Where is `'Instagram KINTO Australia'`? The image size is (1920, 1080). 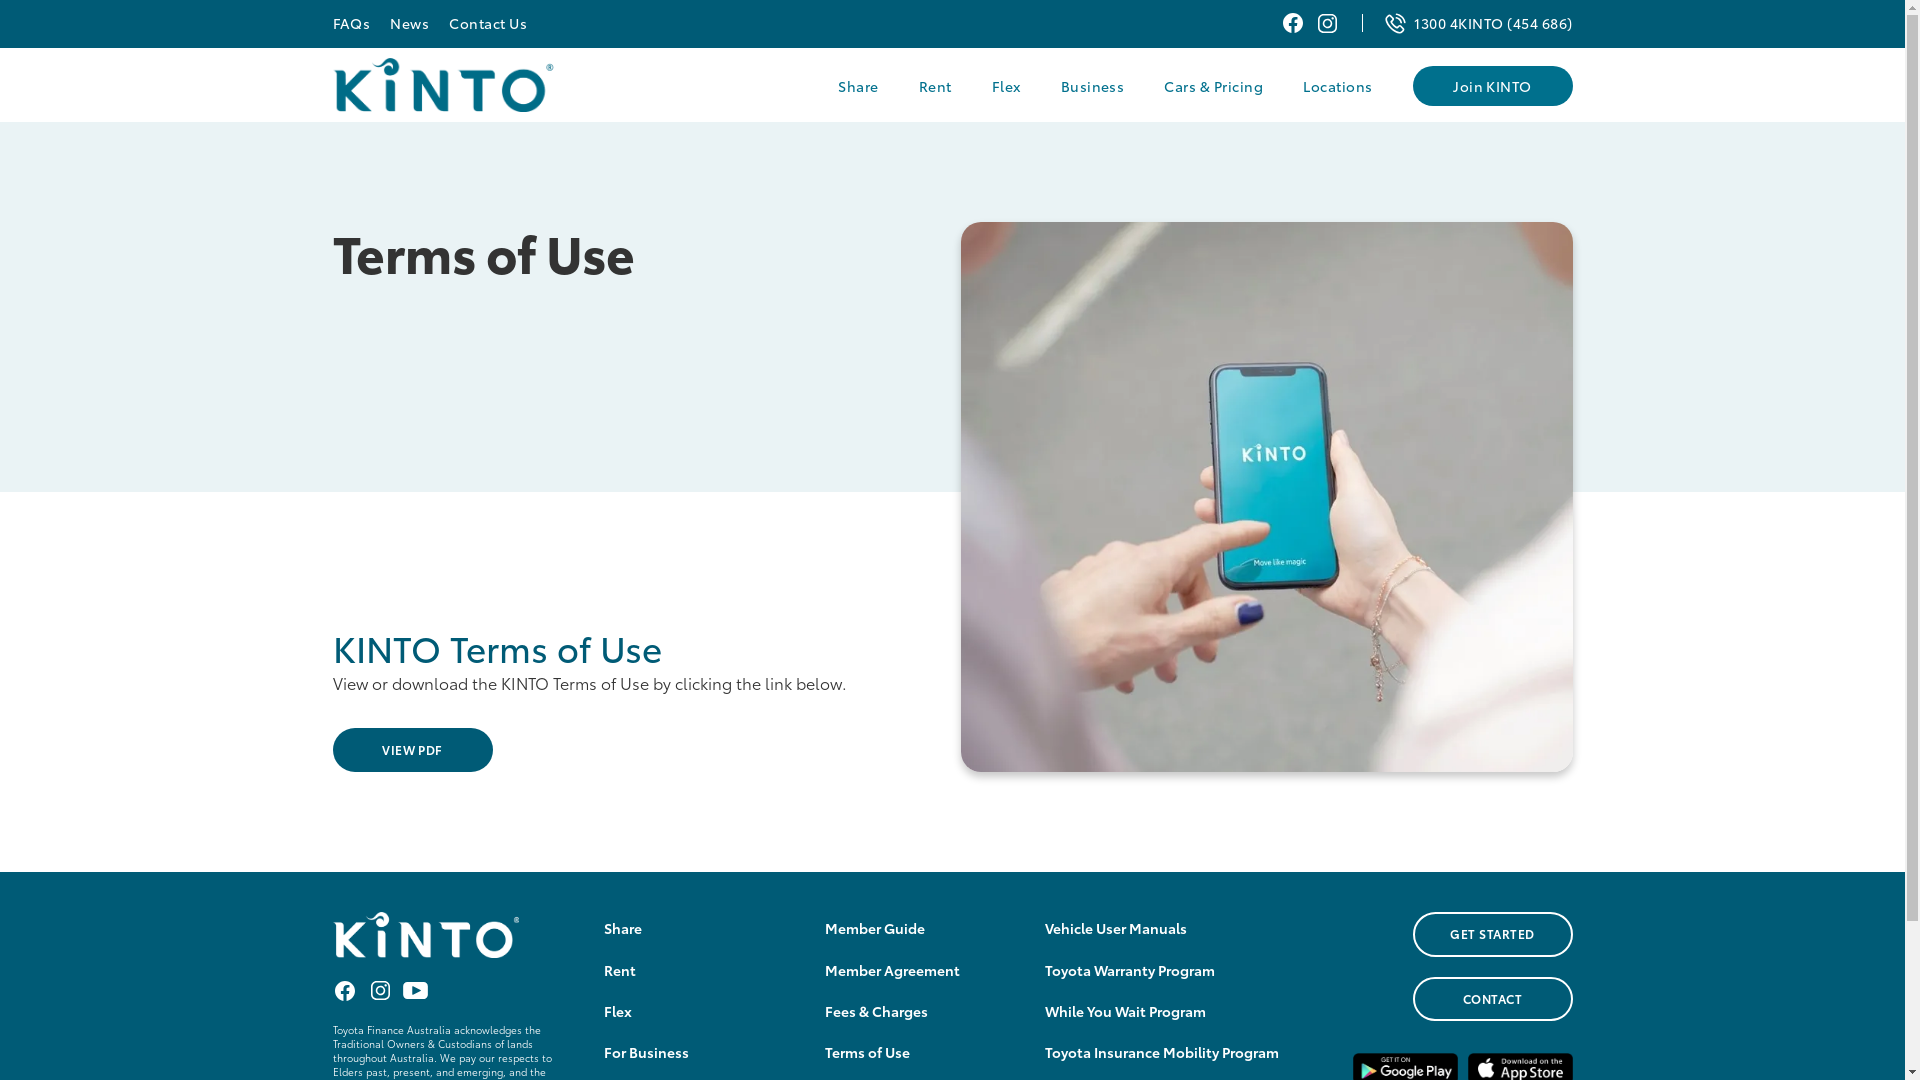 'Instagram KINTO Australia' is located at coordinates (1327, 23).